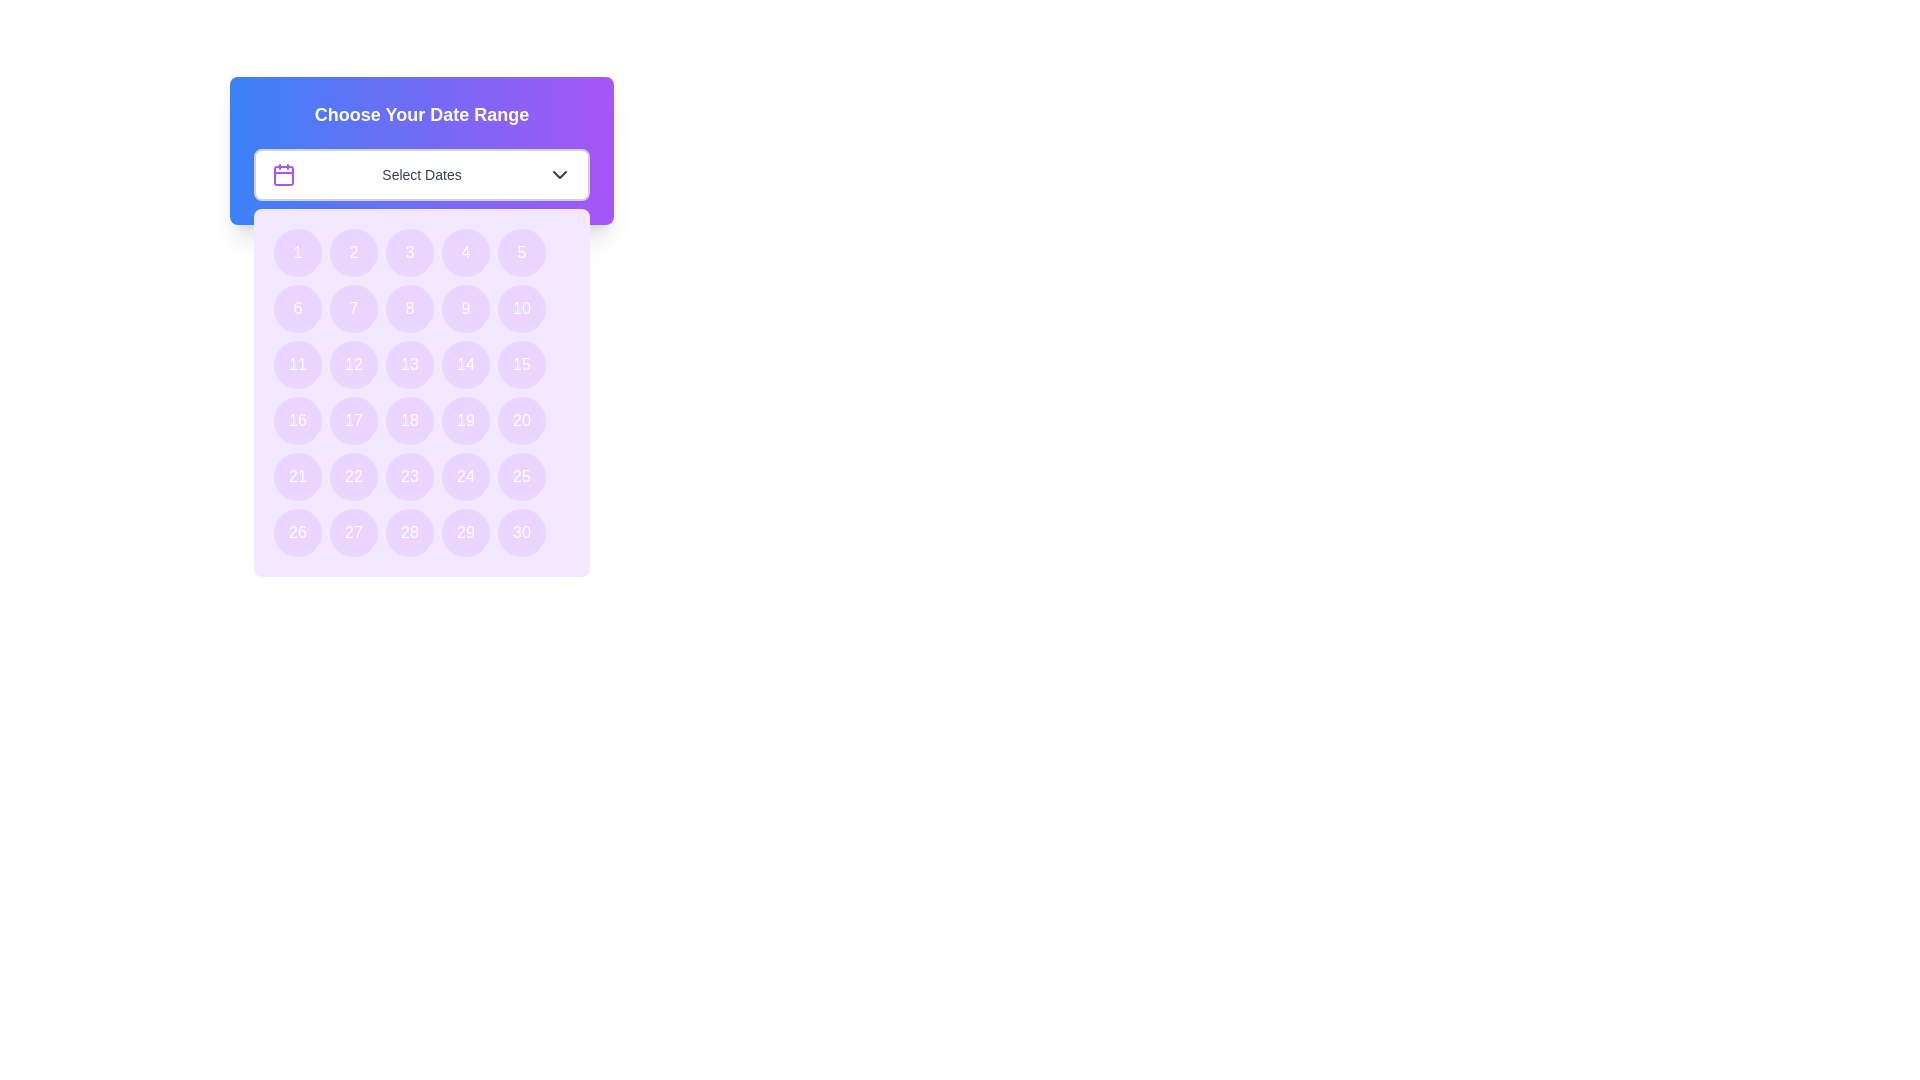 This screenshot has height=1080, width=1920. What do you see at coordinates (522, 531) in the screenshot?
I see `the circular button with a light purple background and the number '30' displayed at its center` at bounding box center [522, 531].